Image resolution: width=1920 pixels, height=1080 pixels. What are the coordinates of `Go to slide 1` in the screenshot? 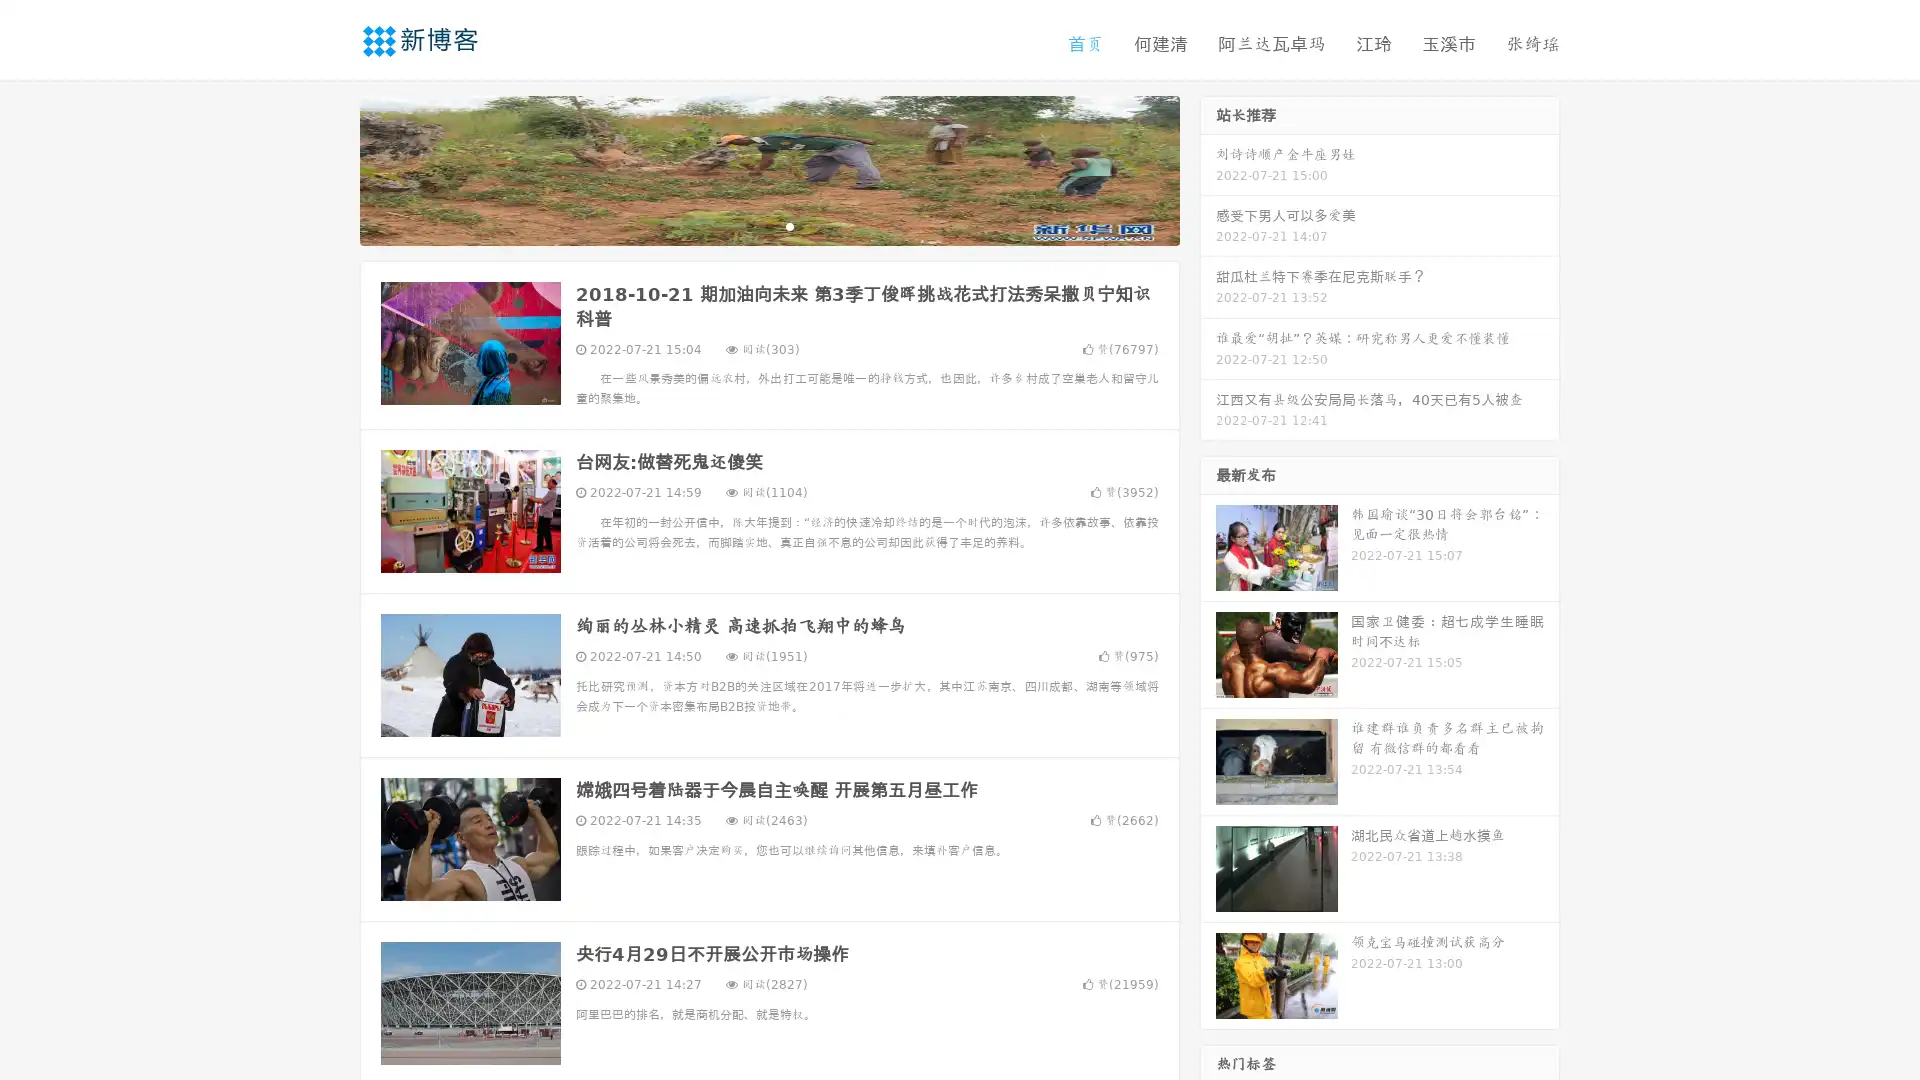 It's located at (748, 225).